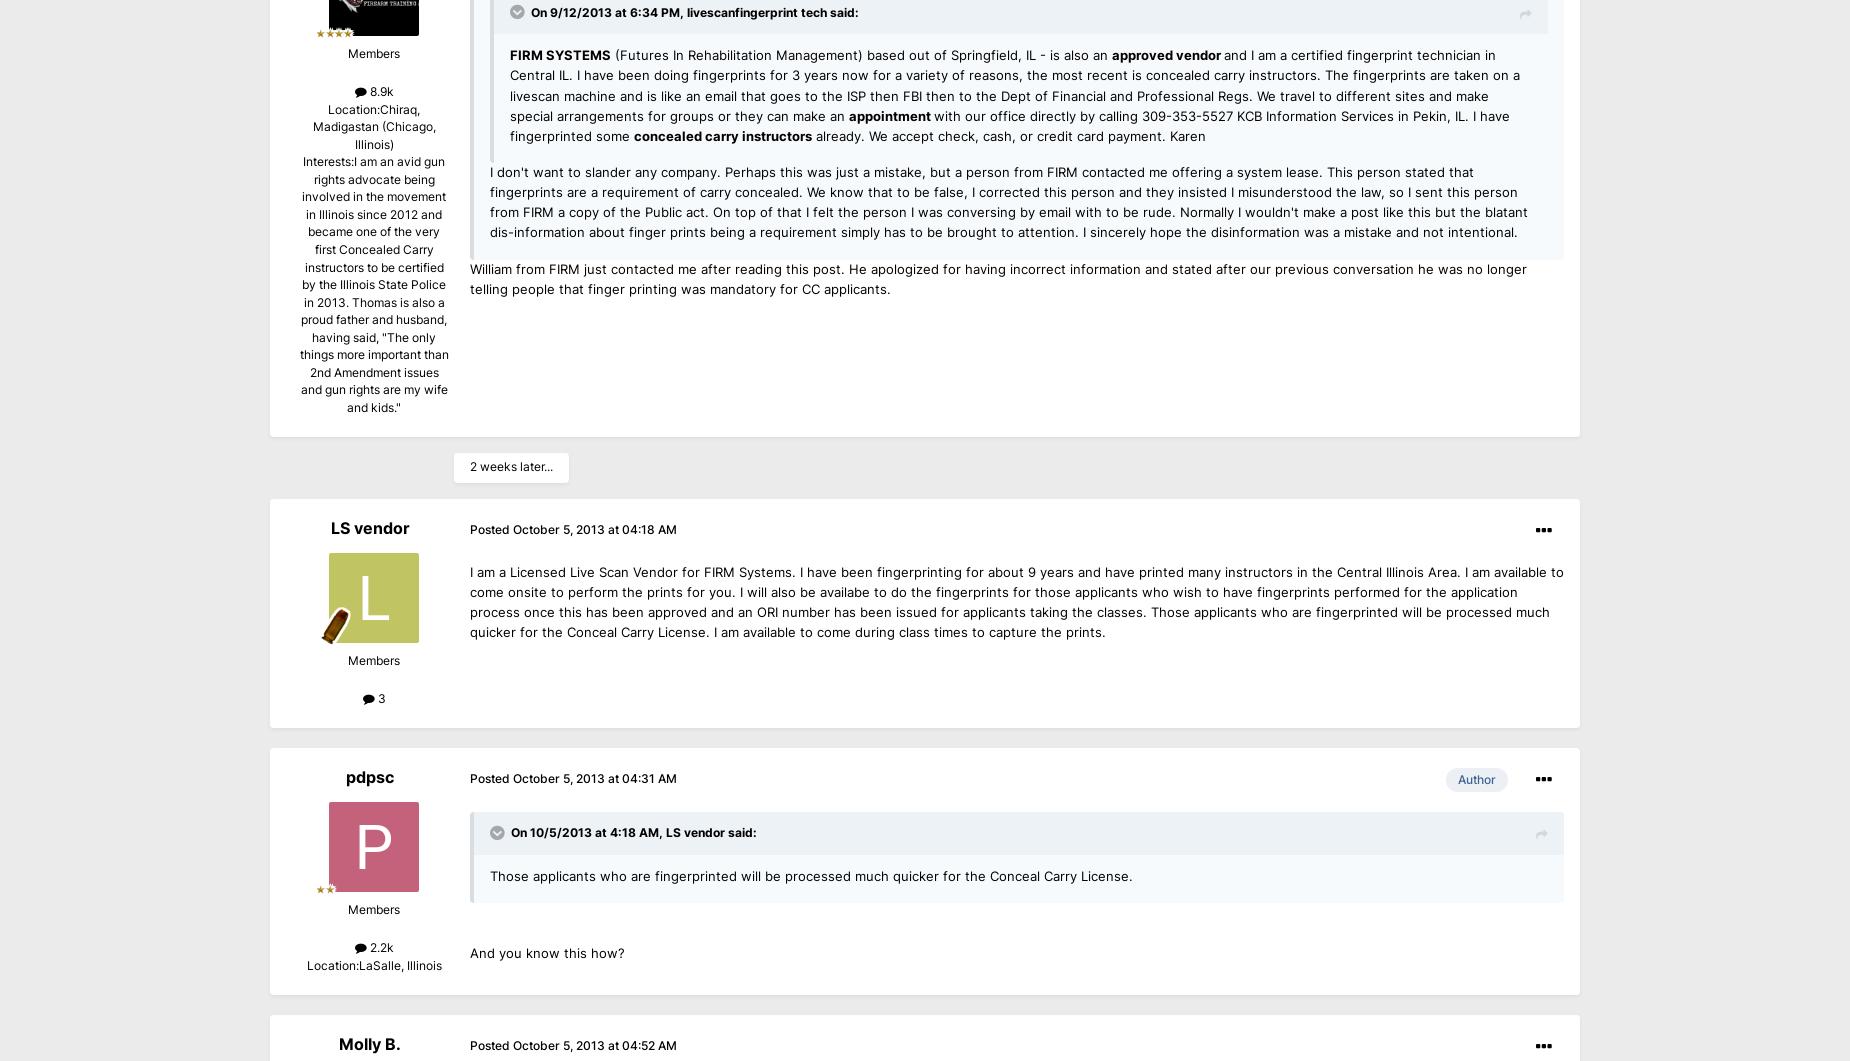 This screenshot has width=1850, height=1061. Describe the element at coordinates (1477, 779) in the screenshot. I see `'Author'` at that location.